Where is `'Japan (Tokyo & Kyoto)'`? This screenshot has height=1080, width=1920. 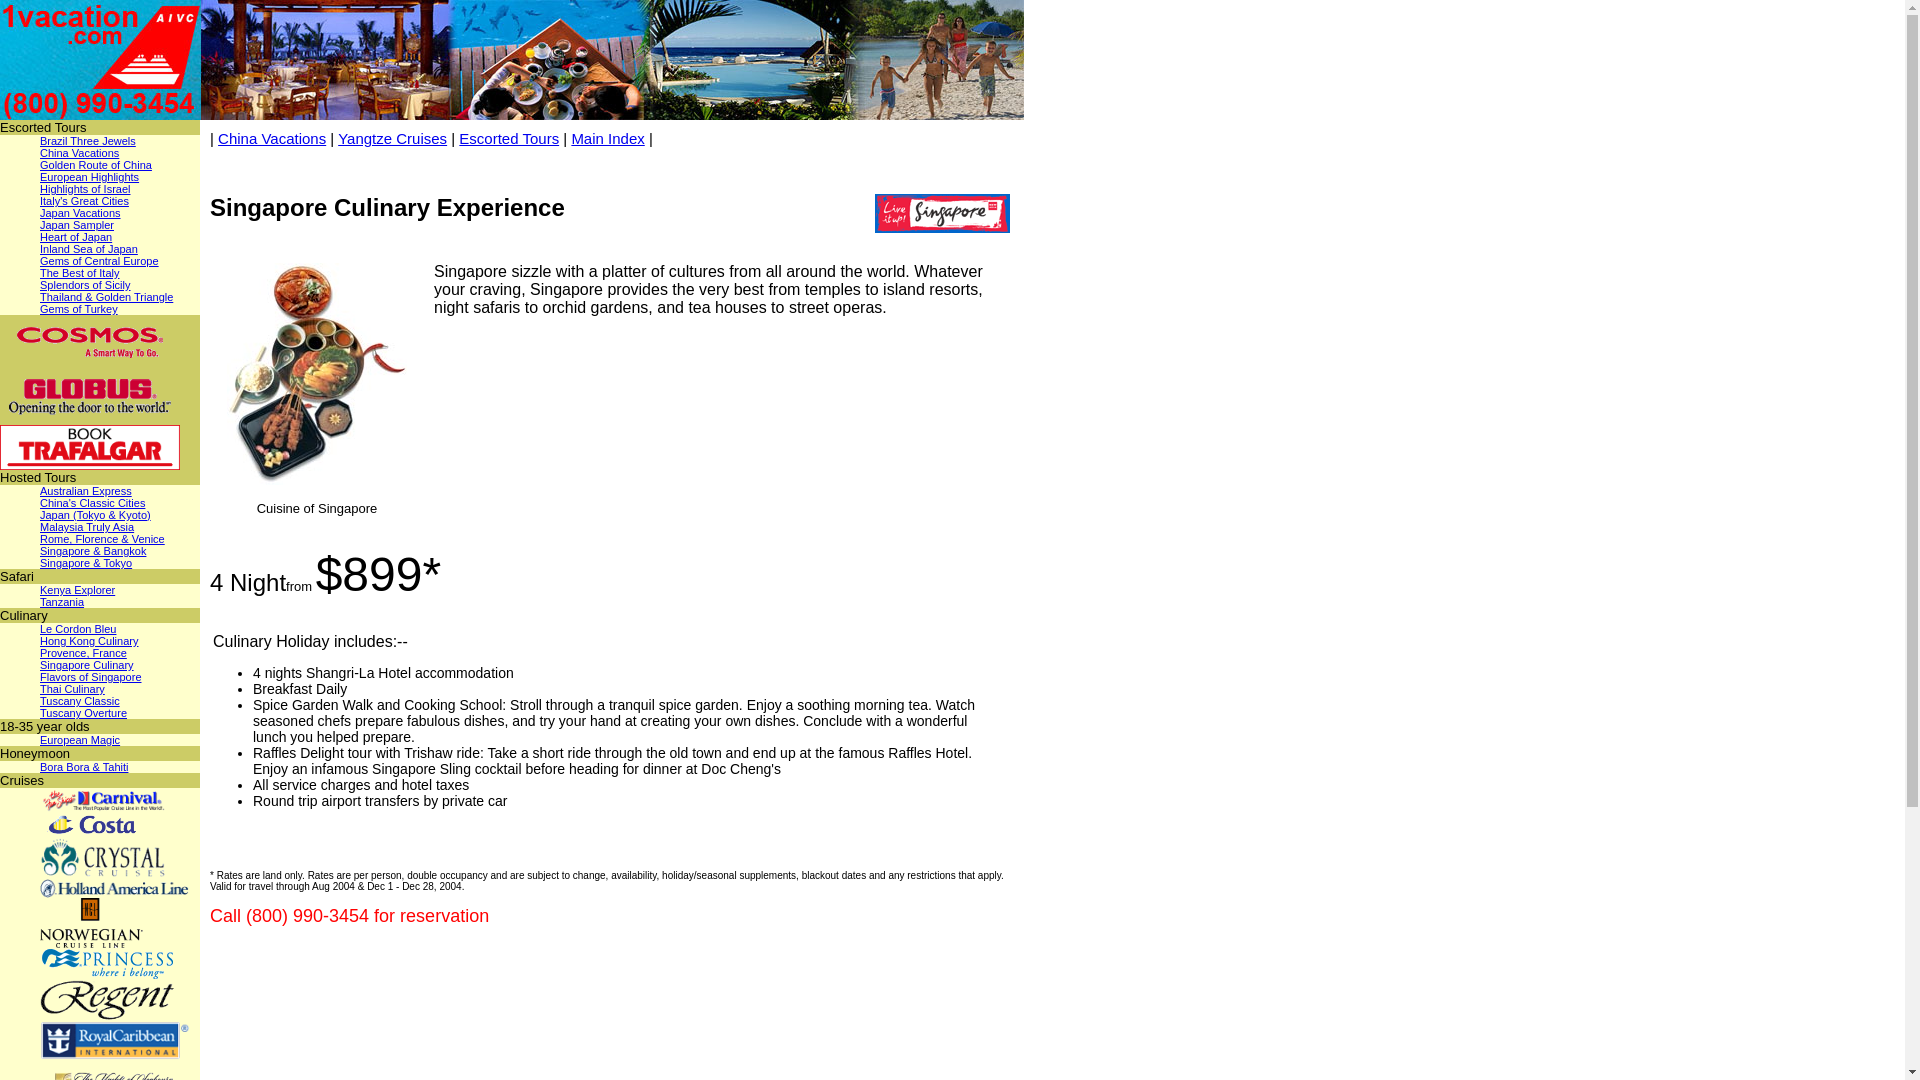 'Japan (Tokyo & Kyoto)' is located at coordinates (94, 514).